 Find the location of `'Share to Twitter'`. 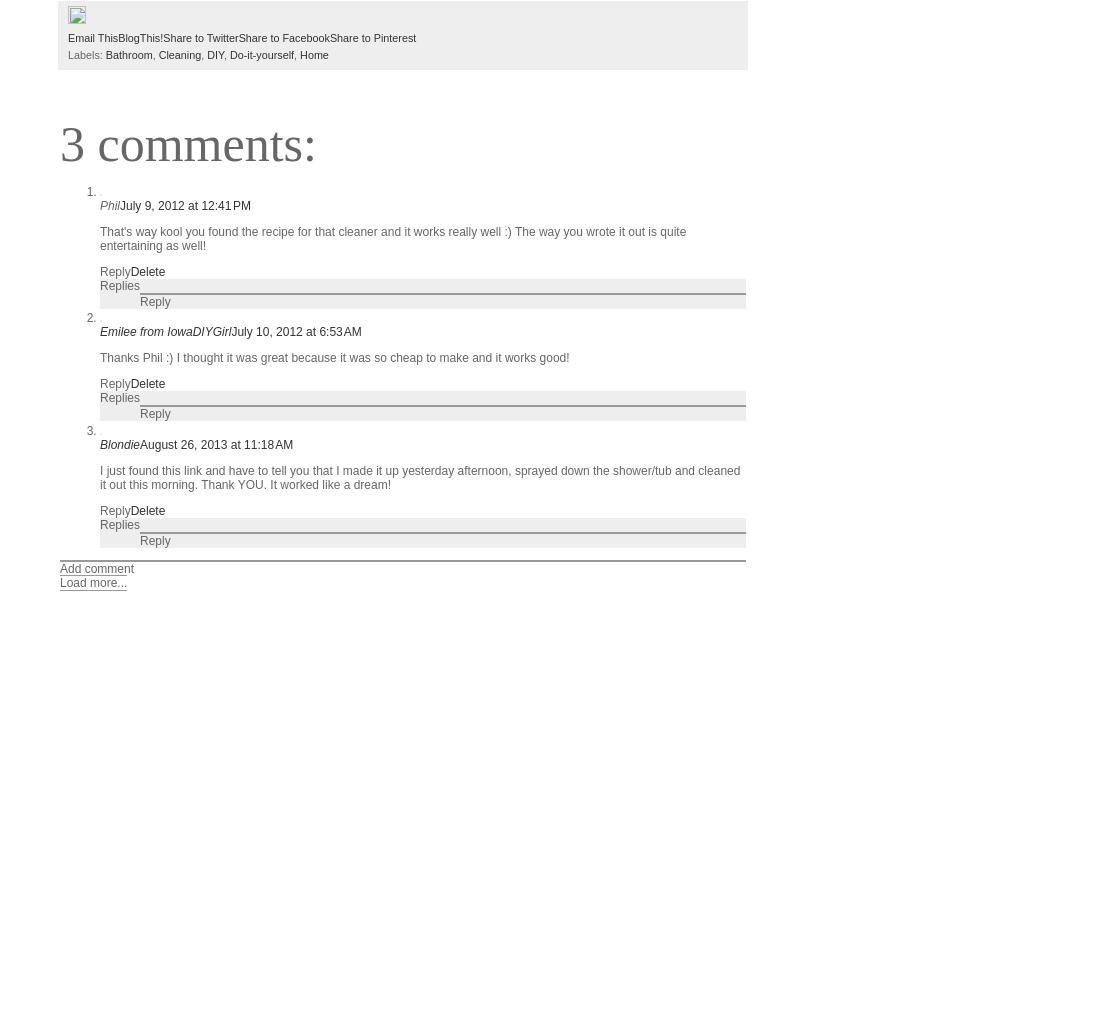

'Share to Twitter' is located at coordinates (199, 35).